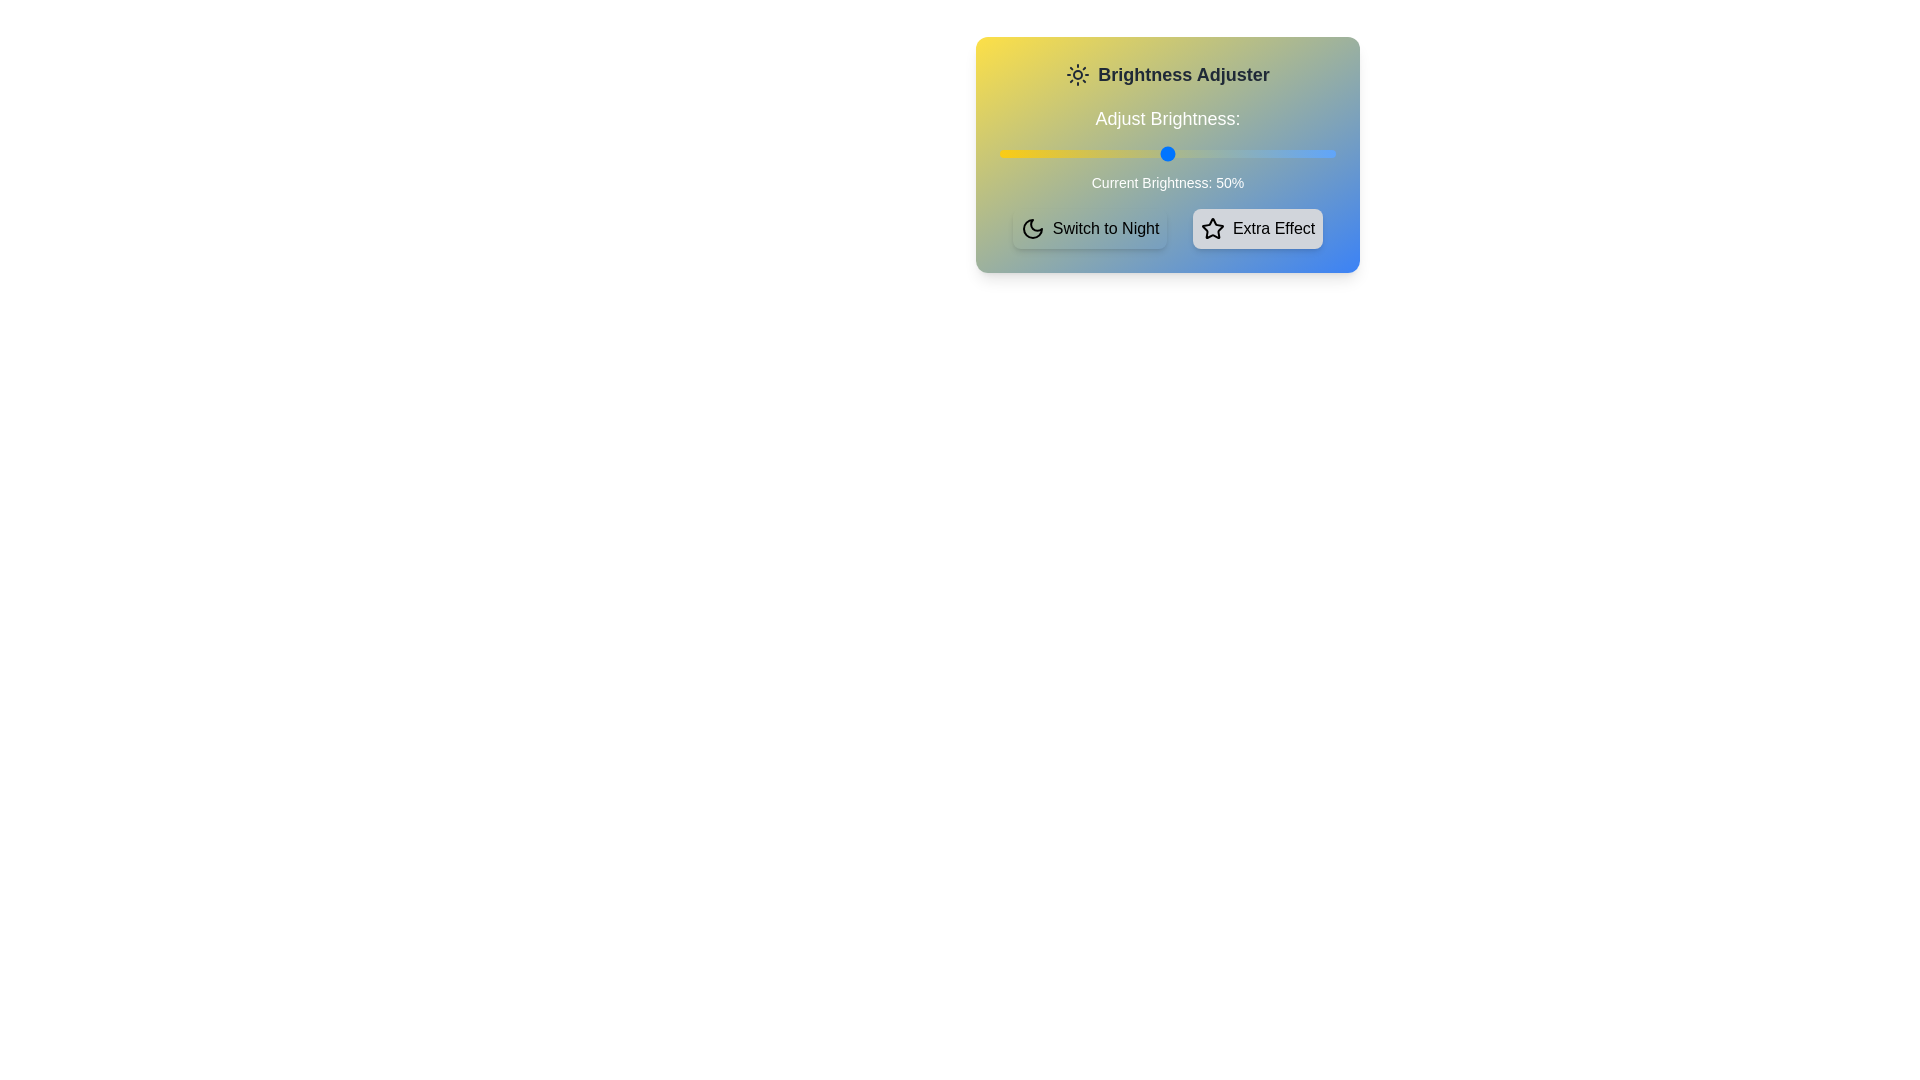  What do you see at coordinates (1088, 227) in the screenshot?
I see `the 'Switch to Night' button to toggle the theme` at bounding box center [1088, 227].